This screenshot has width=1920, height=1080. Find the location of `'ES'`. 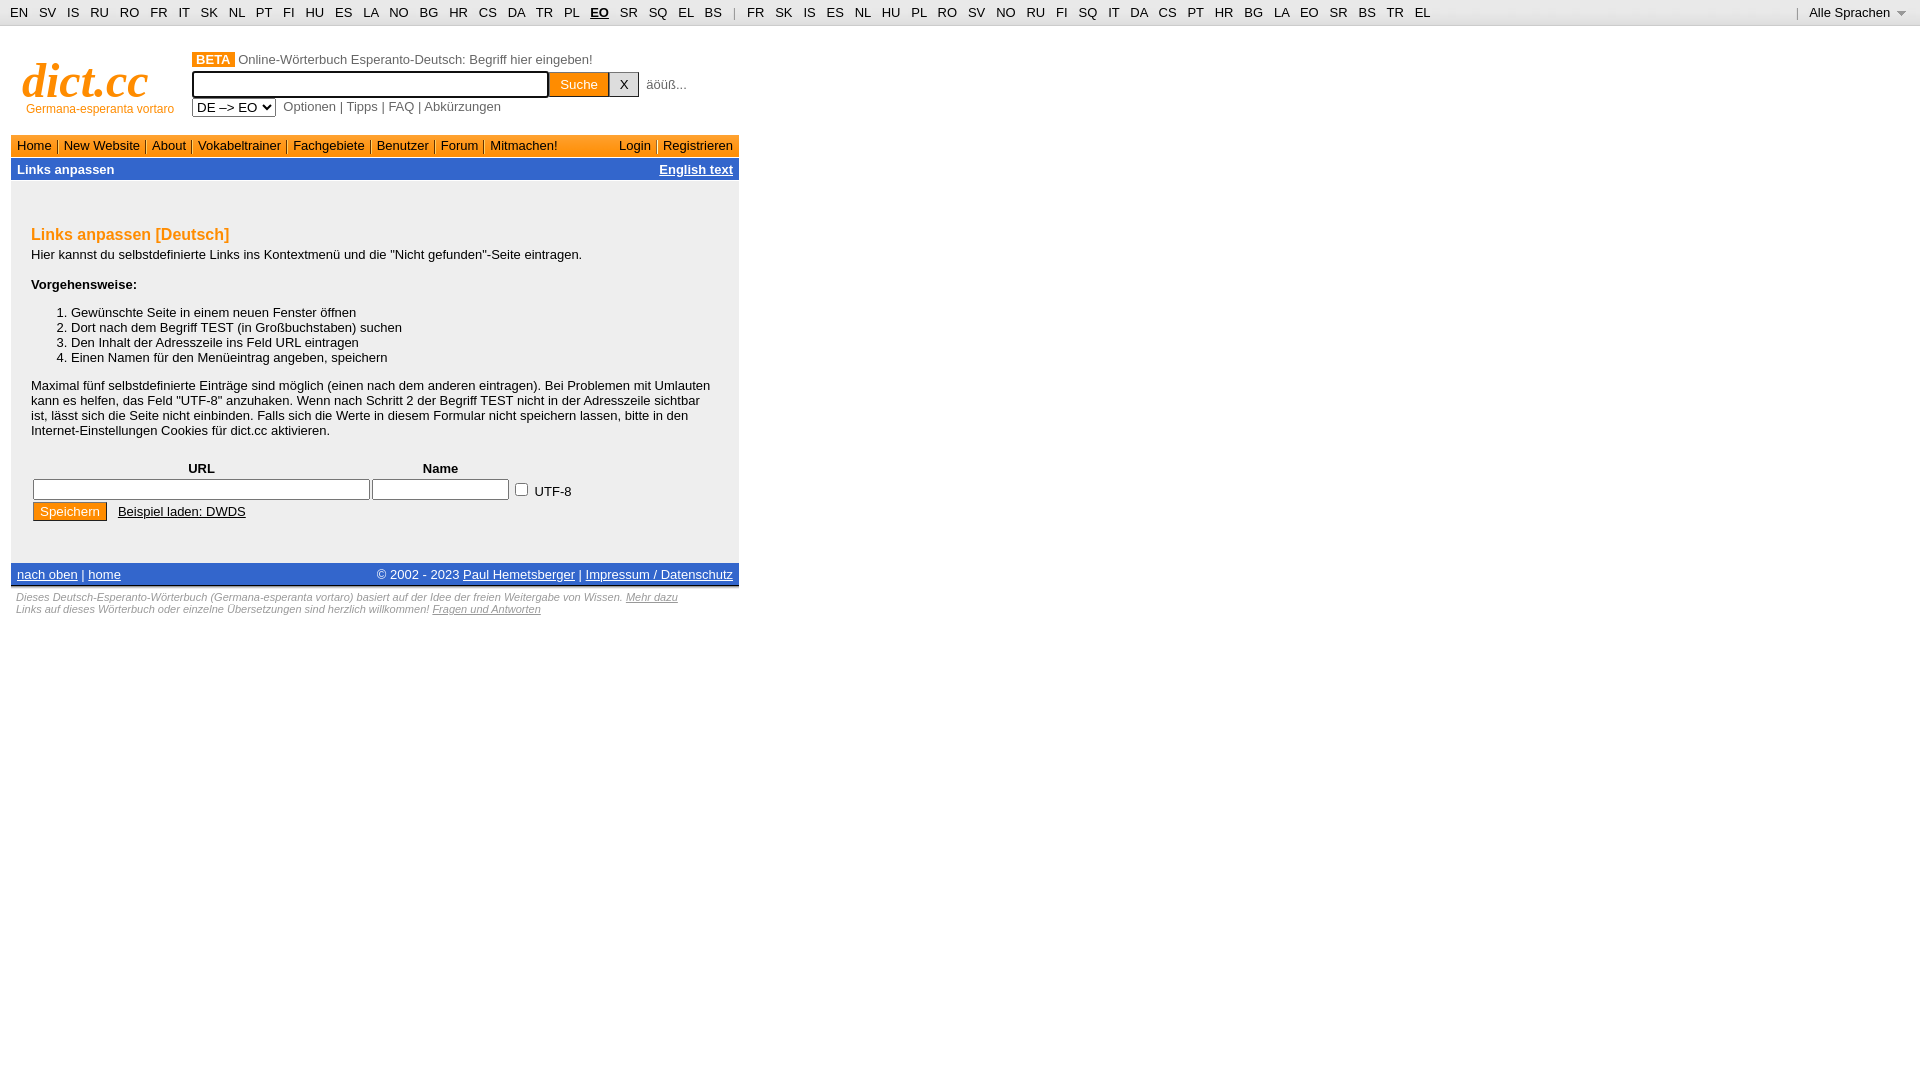

'ES' is located at coordinates (343, 12).